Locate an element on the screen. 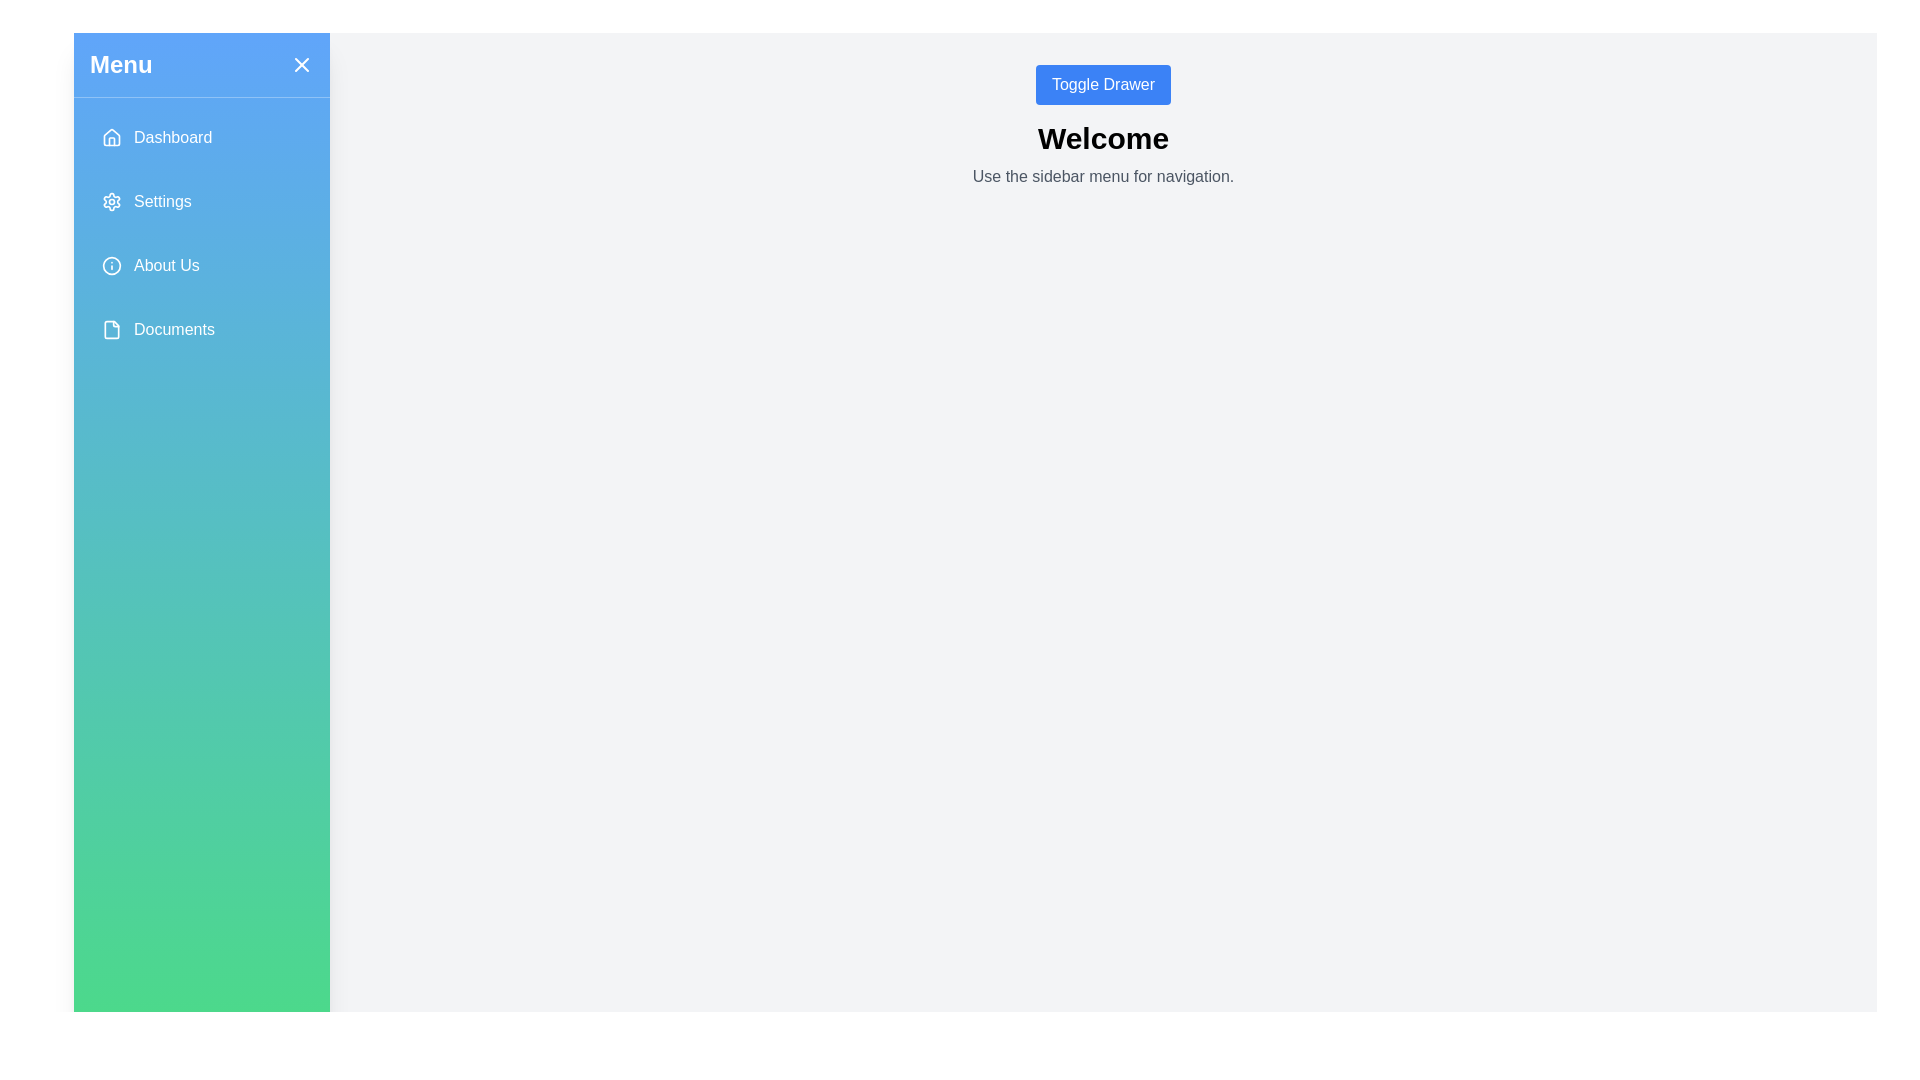  the menu item labeled About Us is located at coordinates (201, 265).